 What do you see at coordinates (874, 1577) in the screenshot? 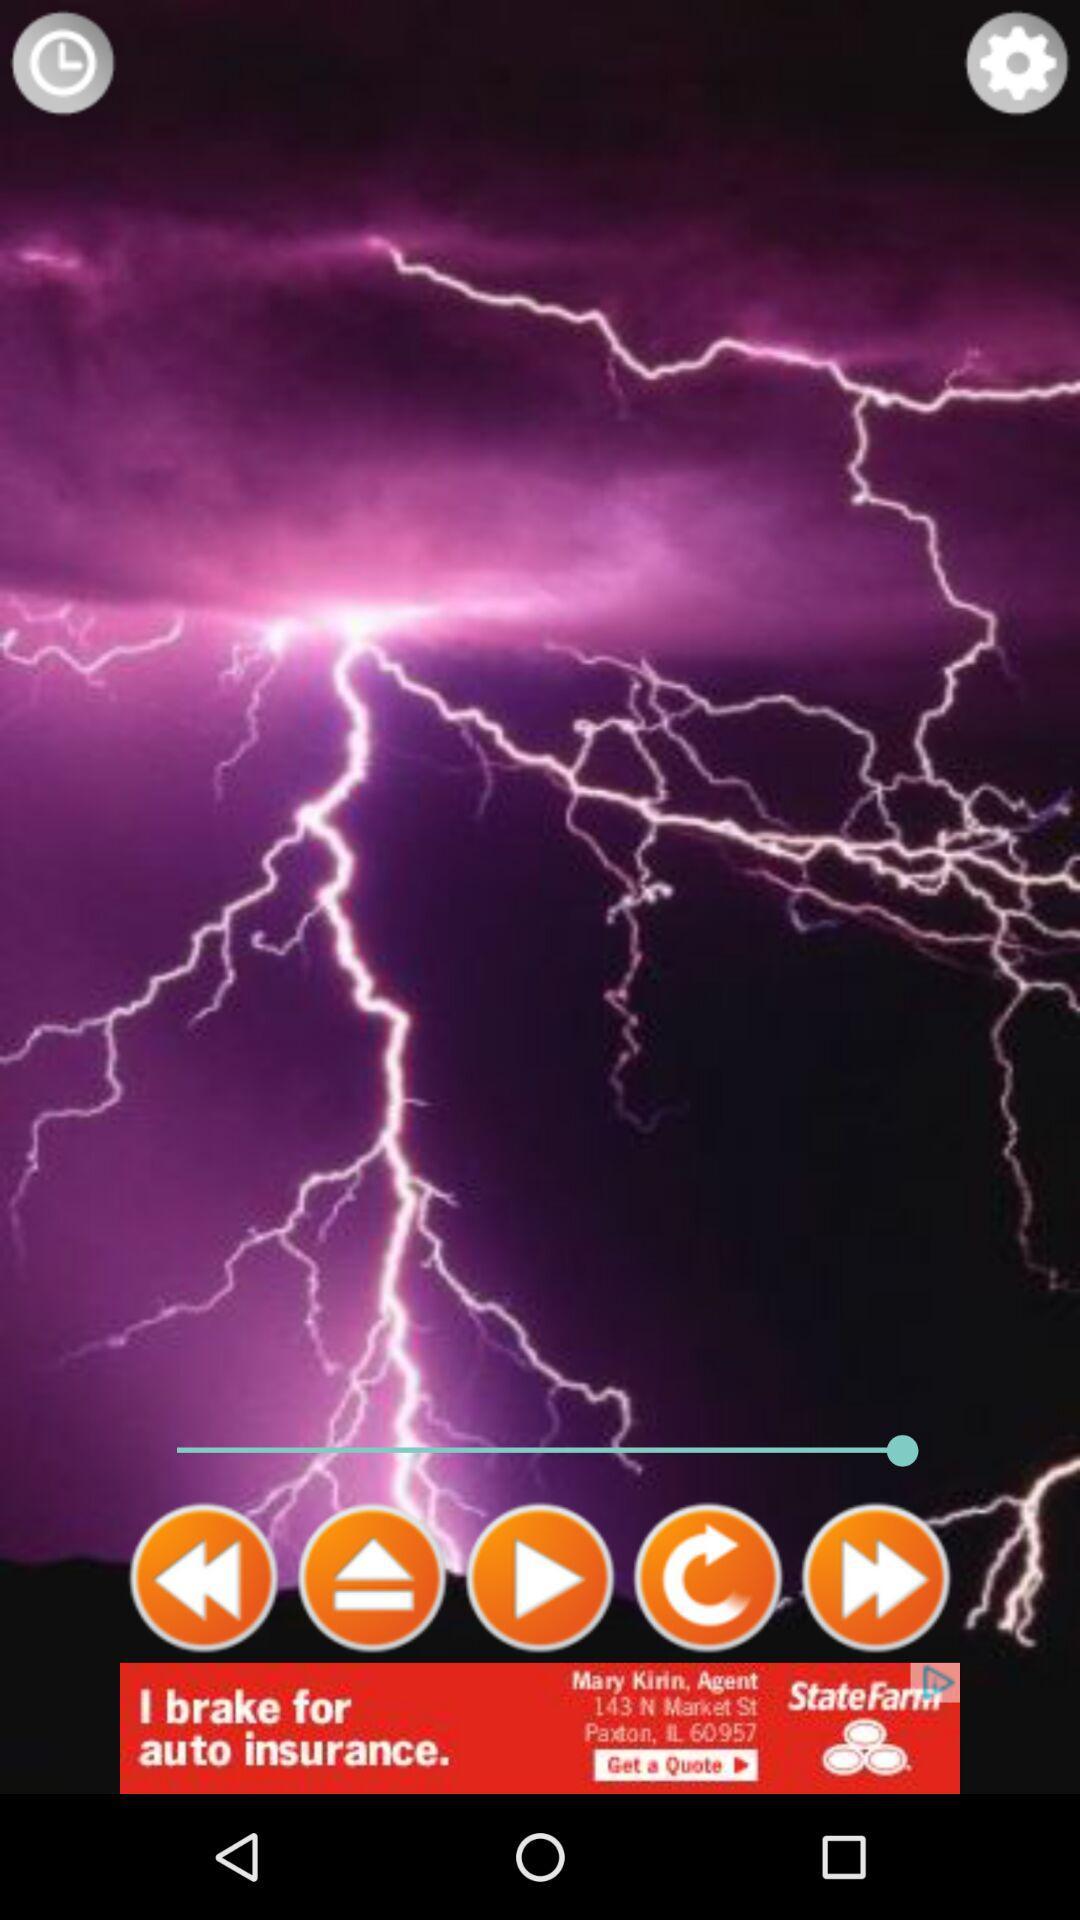
I see `goes to next song` at bounding box center [874, 1577].